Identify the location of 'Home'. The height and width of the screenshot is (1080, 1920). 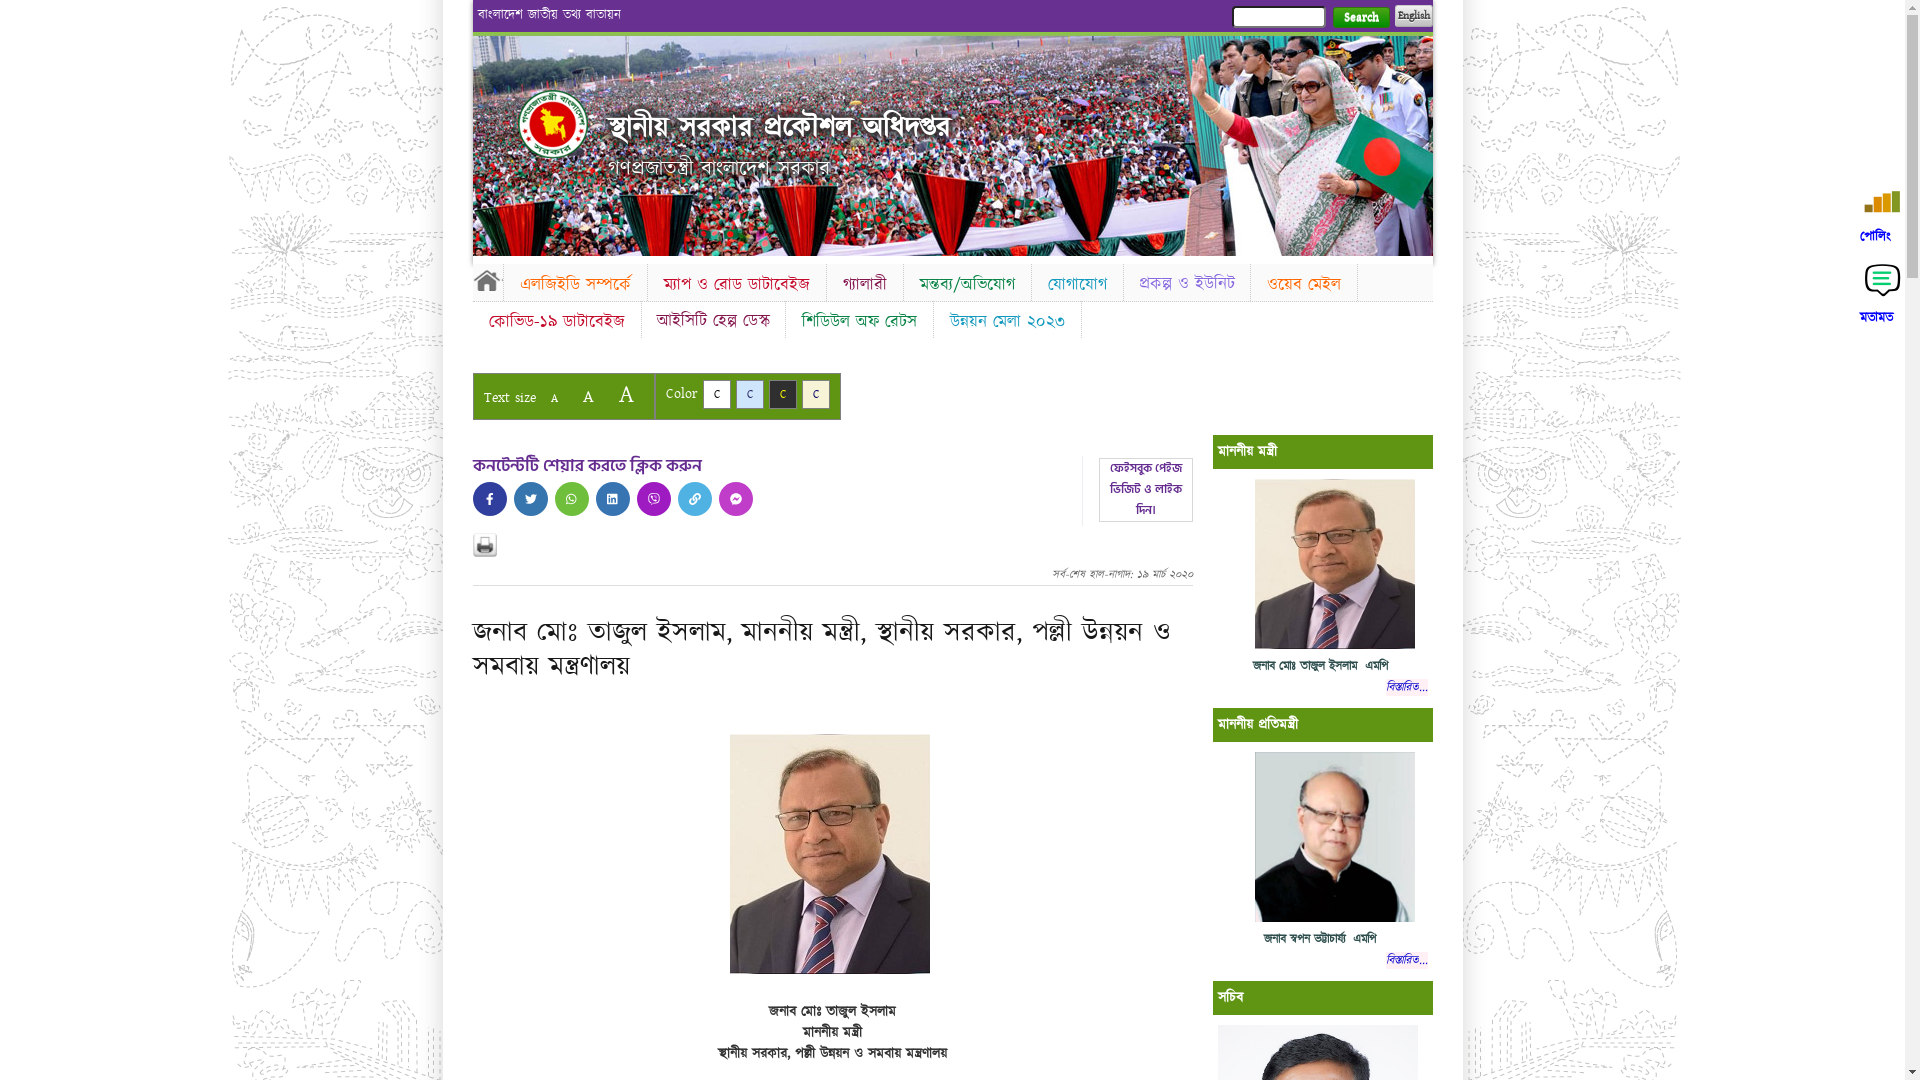
(486, 280).